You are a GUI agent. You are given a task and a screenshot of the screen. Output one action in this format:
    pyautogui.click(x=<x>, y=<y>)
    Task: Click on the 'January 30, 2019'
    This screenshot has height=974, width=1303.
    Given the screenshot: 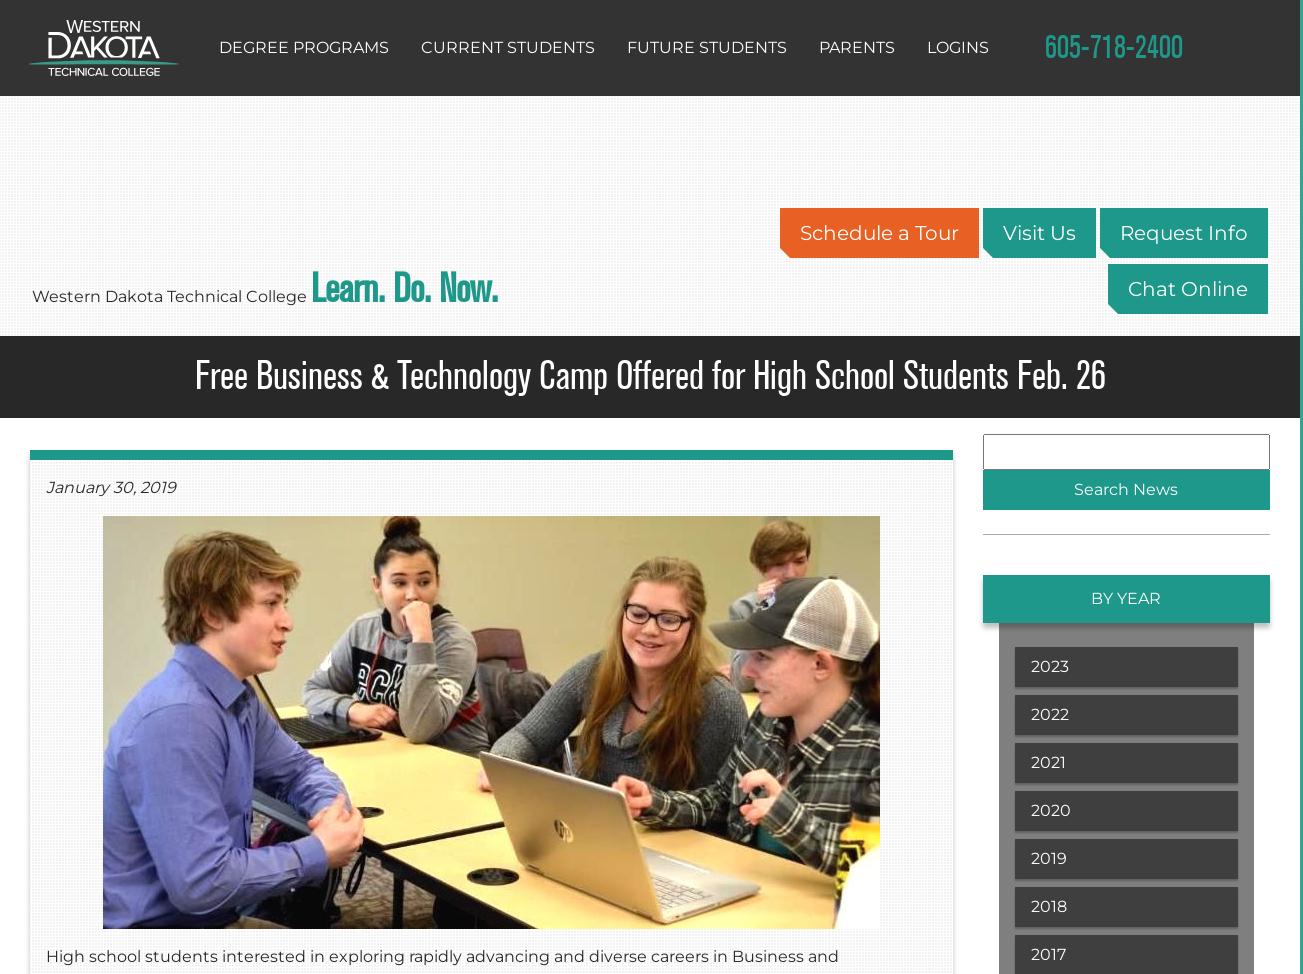 What is the action you would take?
    pyautogui.click(x=111, y=487)
    